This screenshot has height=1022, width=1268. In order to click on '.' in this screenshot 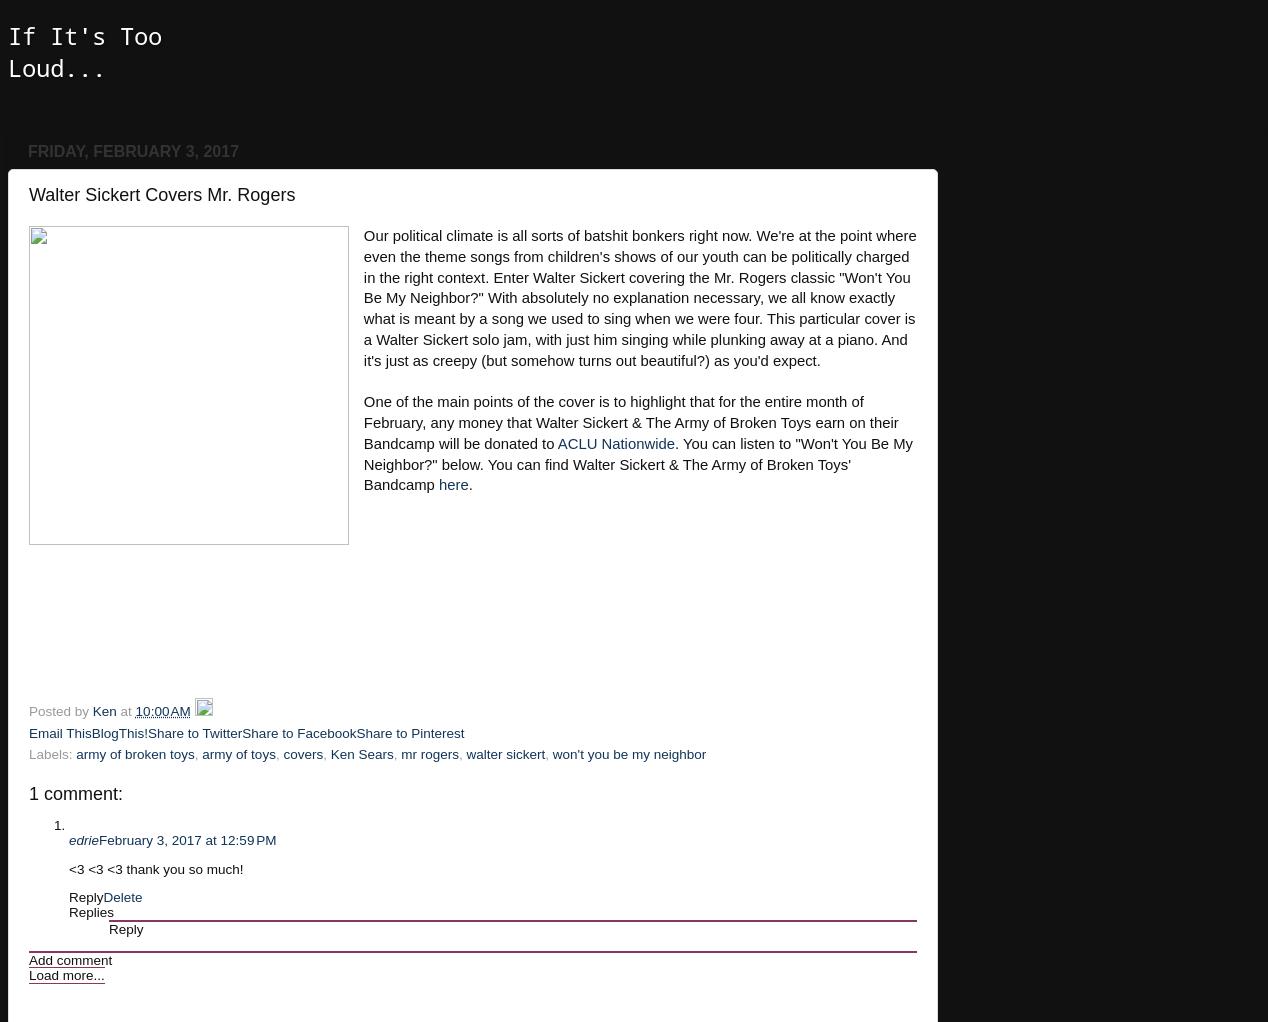, I will do `click(470, 485)`.